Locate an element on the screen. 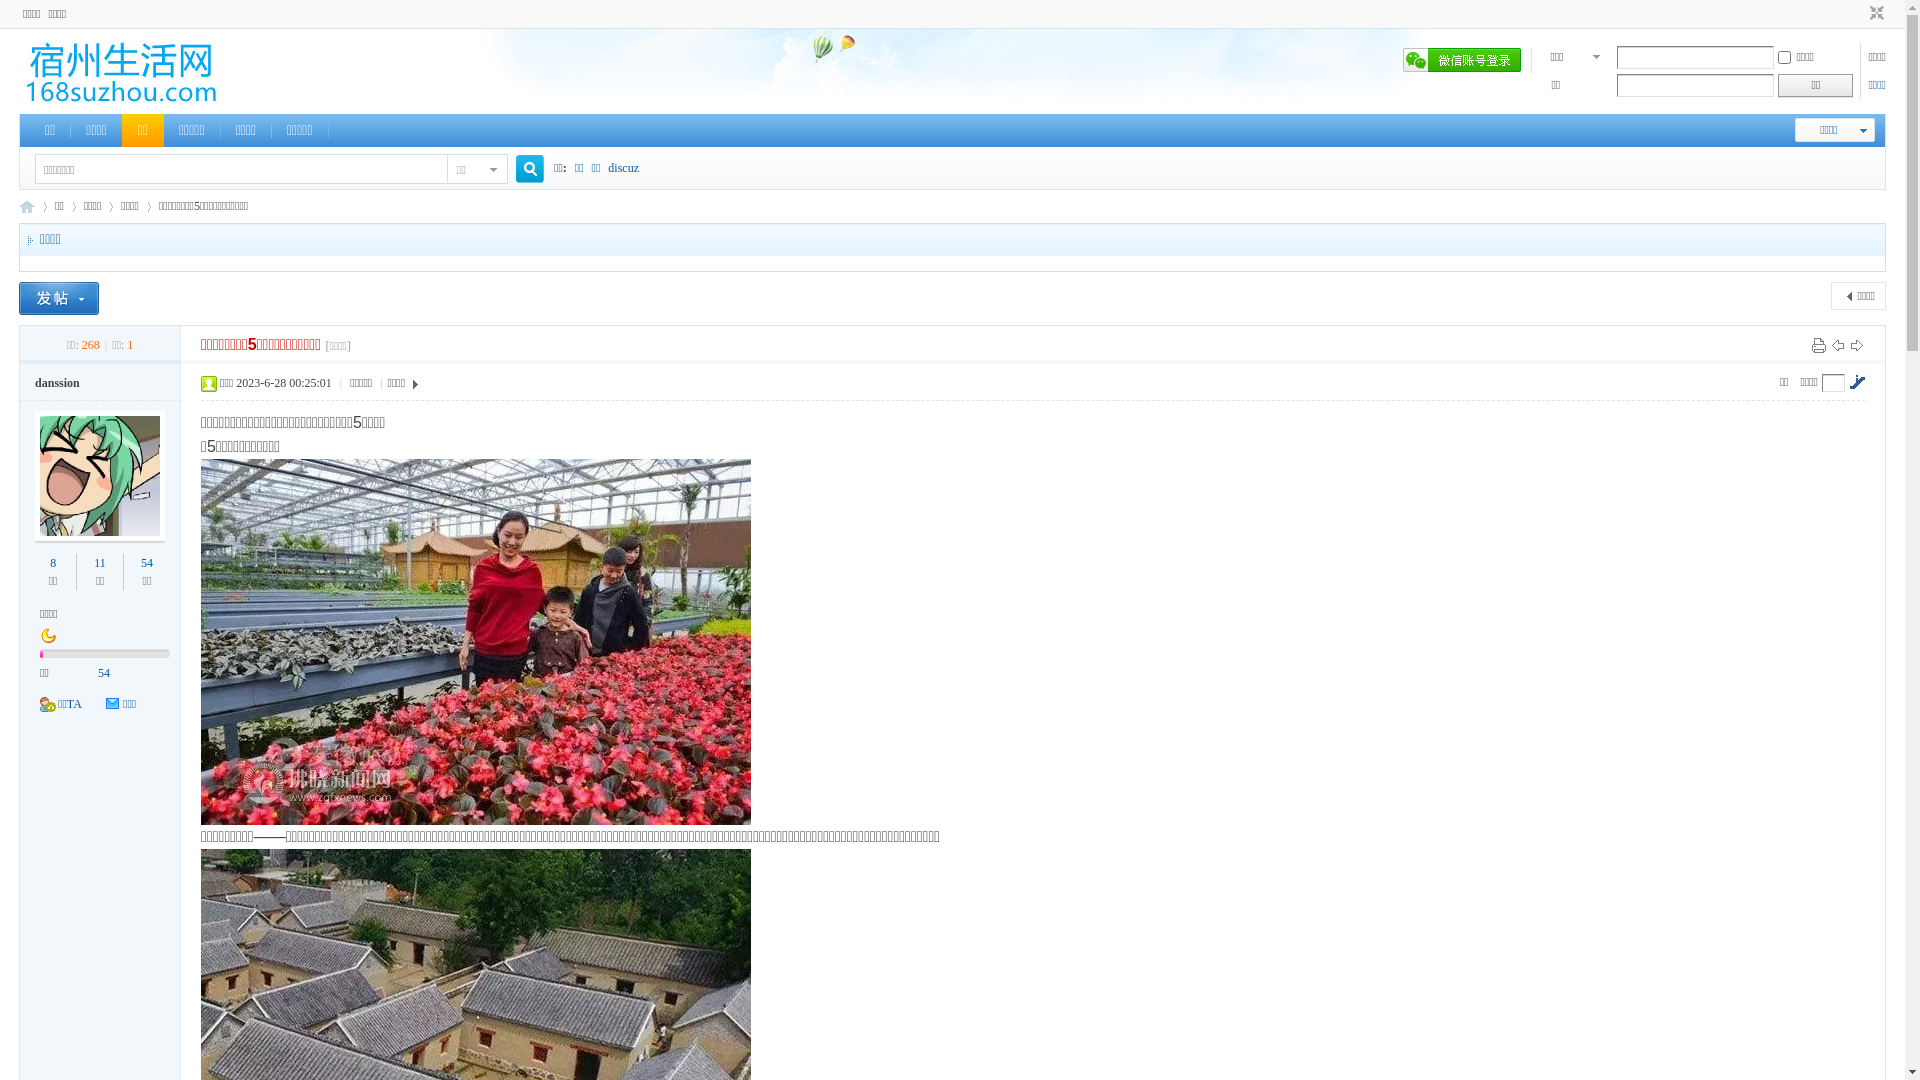  'true' is located at coordinates (522, 168).